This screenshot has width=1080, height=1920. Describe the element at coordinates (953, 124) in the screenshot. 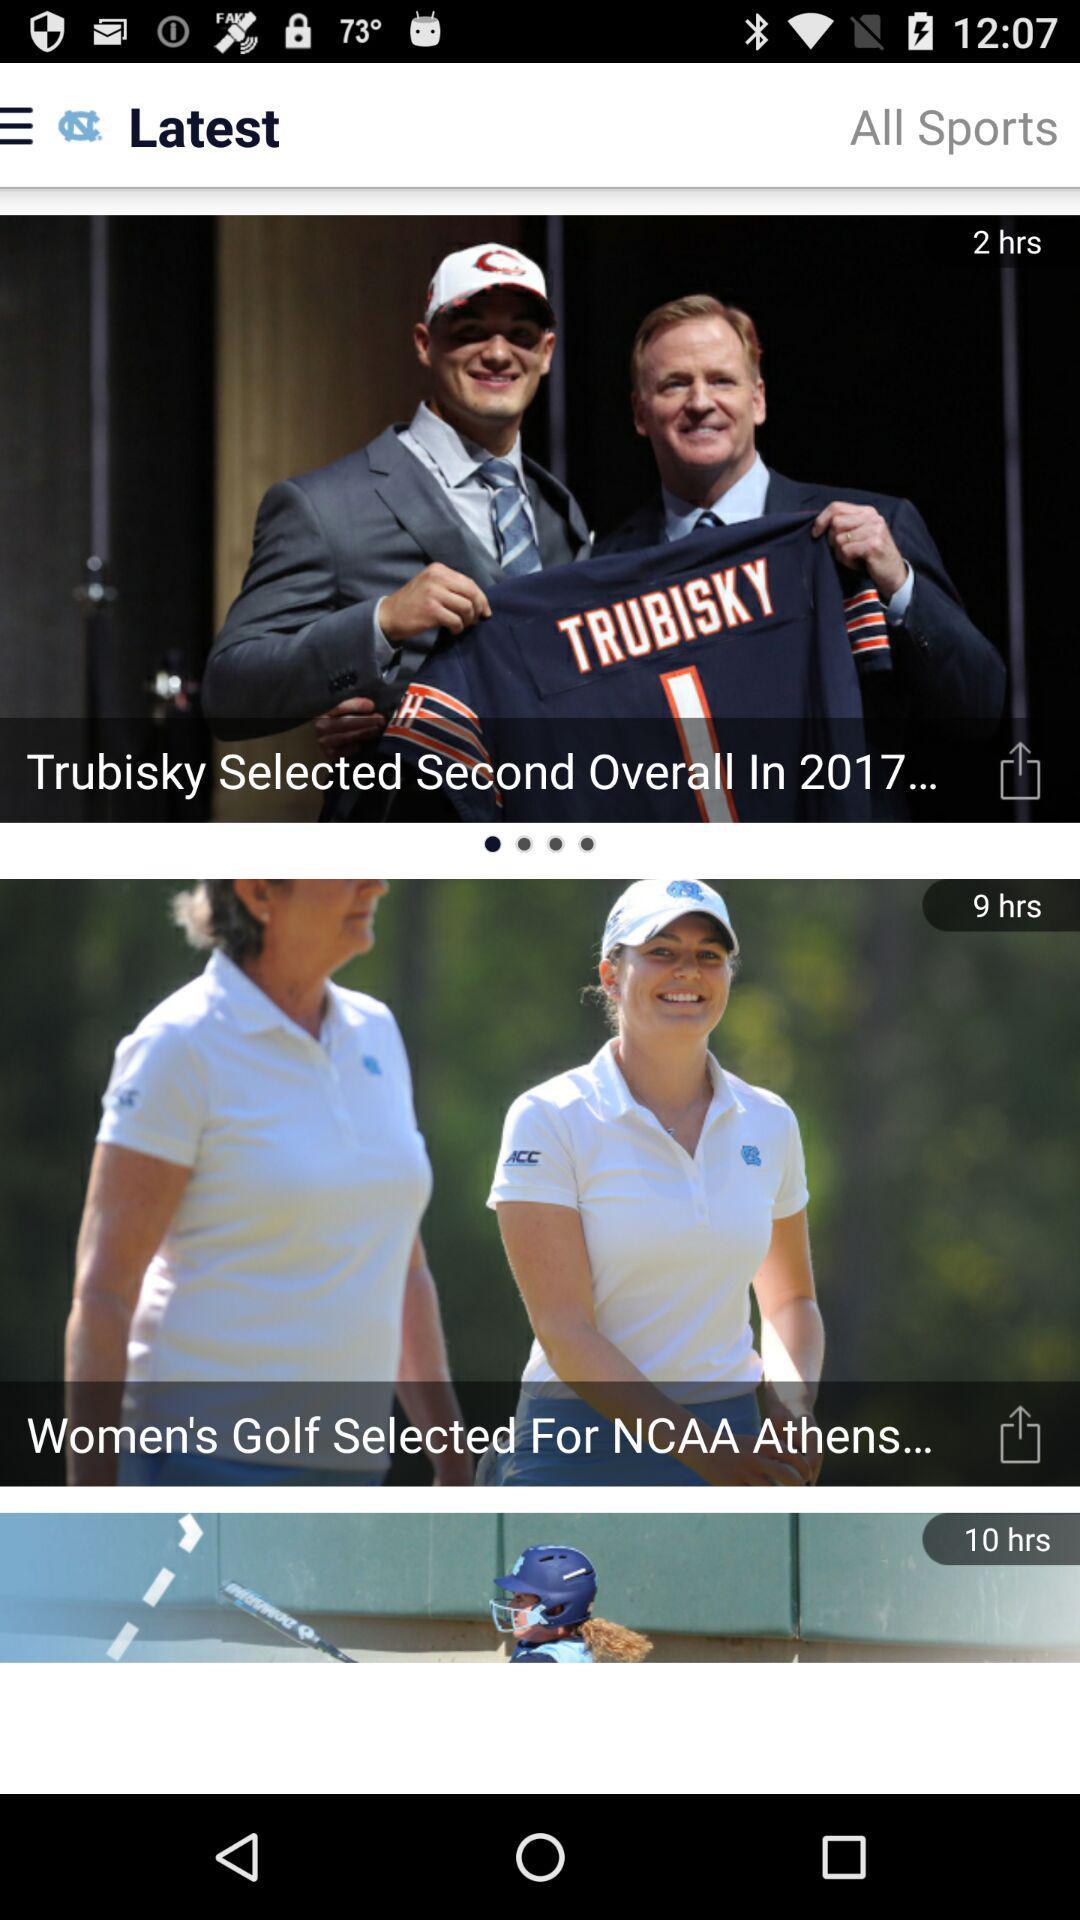

I see `the icon to the right of the latest icon` at that location.